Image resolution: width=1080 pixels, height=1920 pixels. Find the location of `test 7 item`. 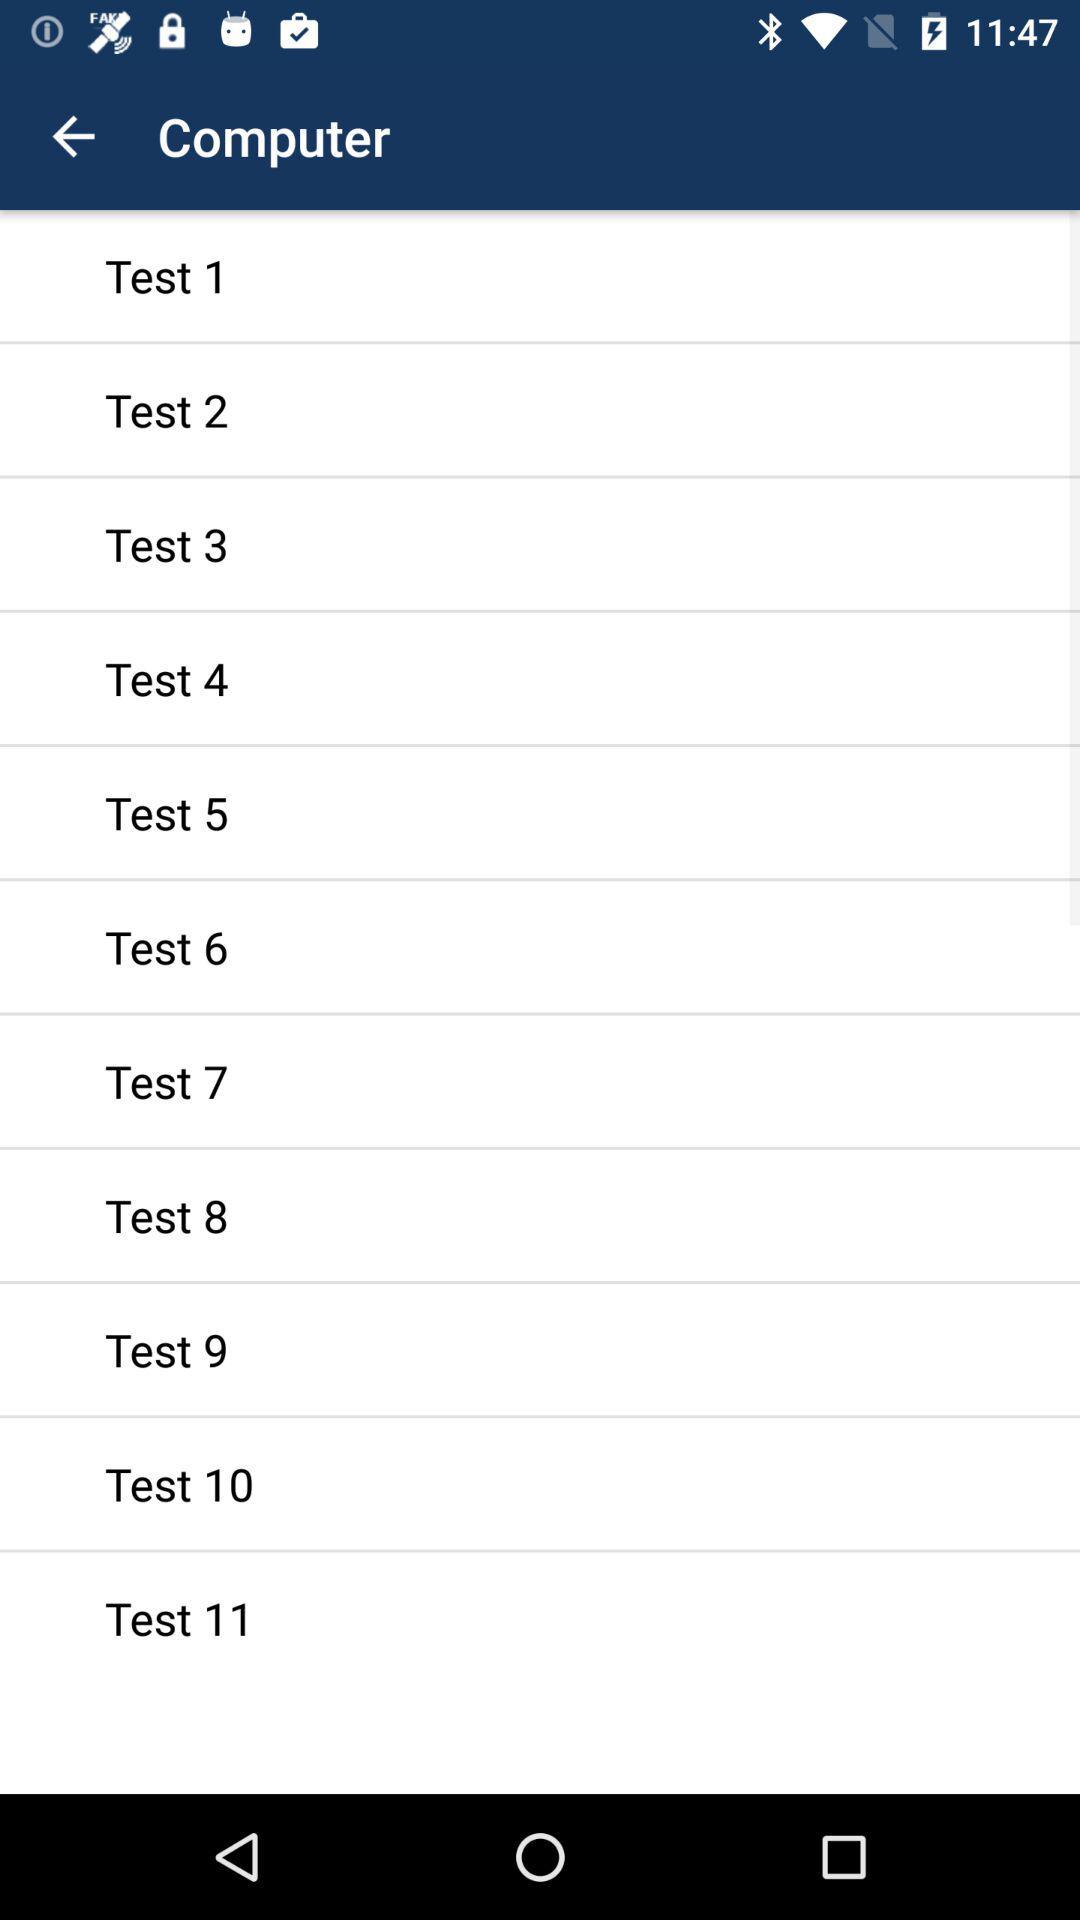

test 7 item is located at coordinates (540, 1080).